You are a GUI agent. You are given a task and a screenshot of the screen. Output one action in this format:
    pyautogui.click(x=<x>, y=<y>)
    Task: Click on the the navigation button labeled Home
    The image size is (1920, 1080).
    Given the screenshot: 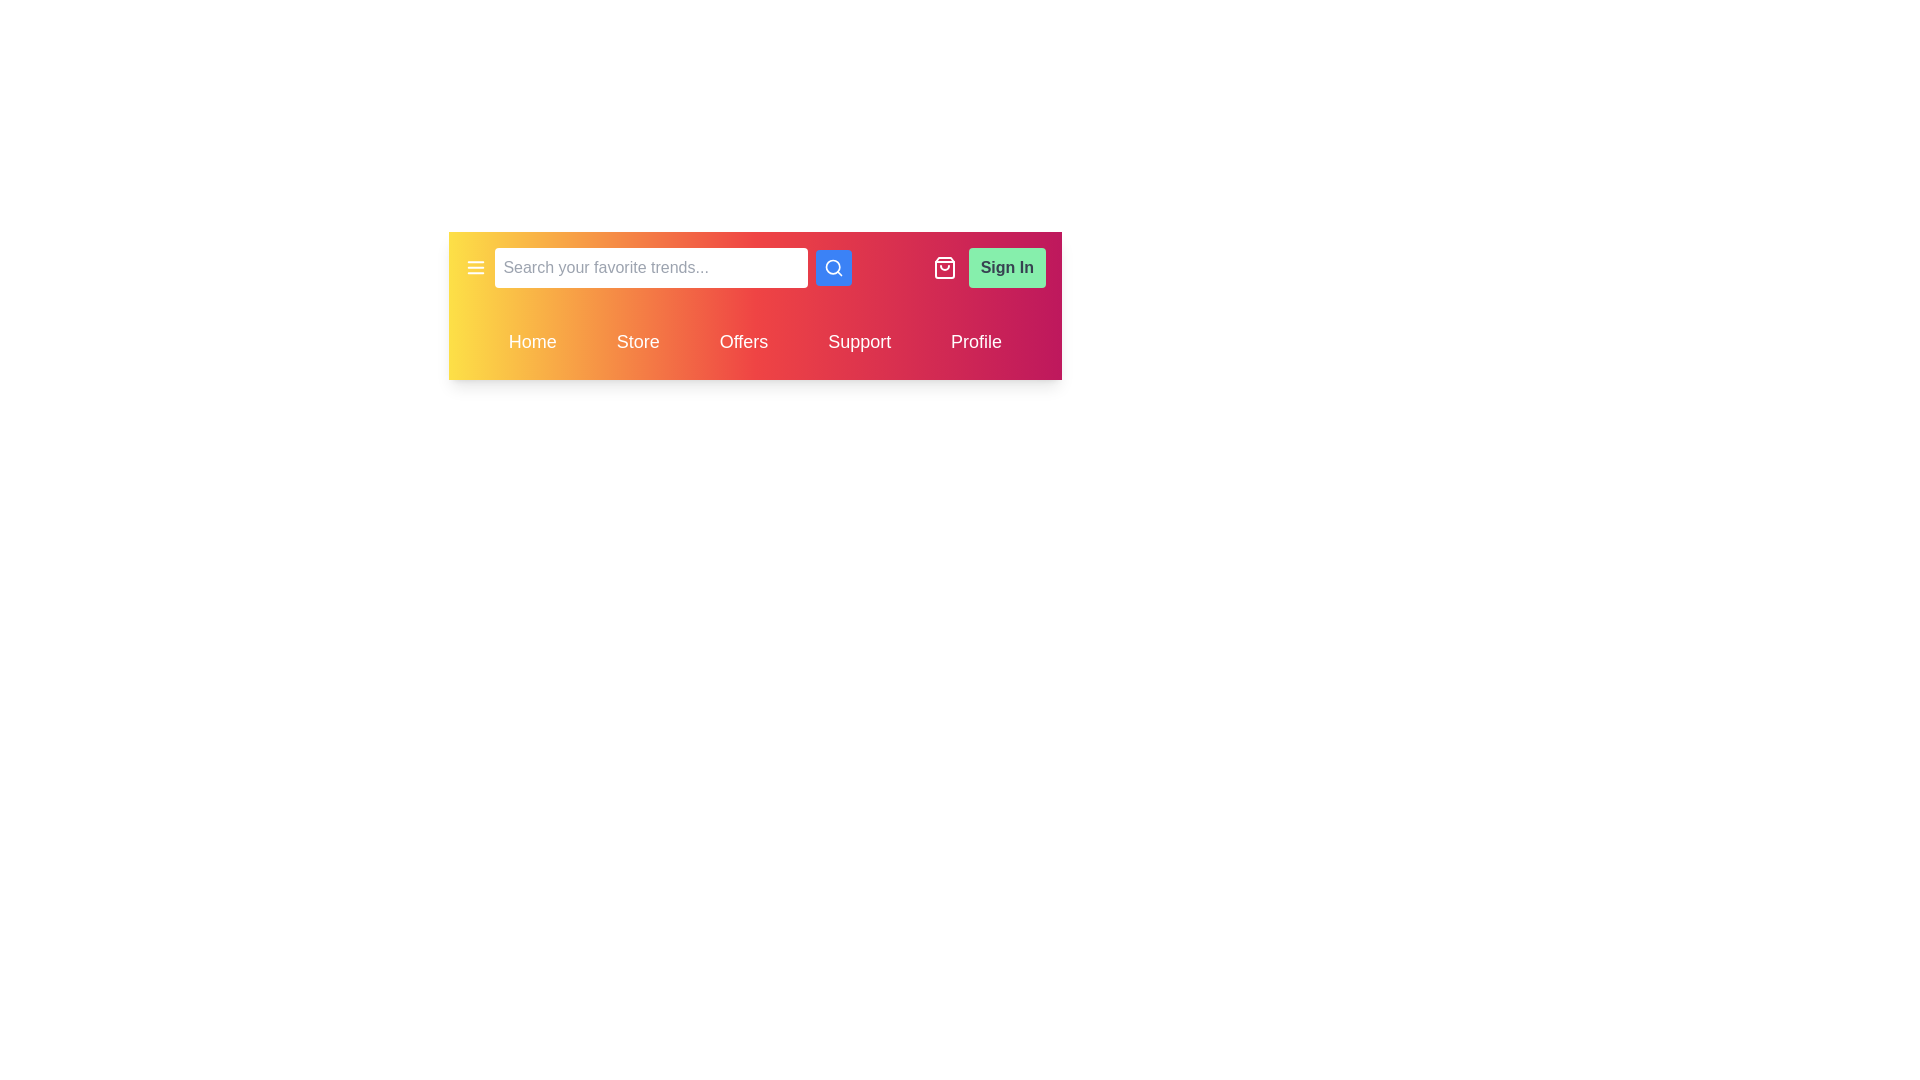 What is the action you would take?
    pyautogui.click(x=532, y=341)
    